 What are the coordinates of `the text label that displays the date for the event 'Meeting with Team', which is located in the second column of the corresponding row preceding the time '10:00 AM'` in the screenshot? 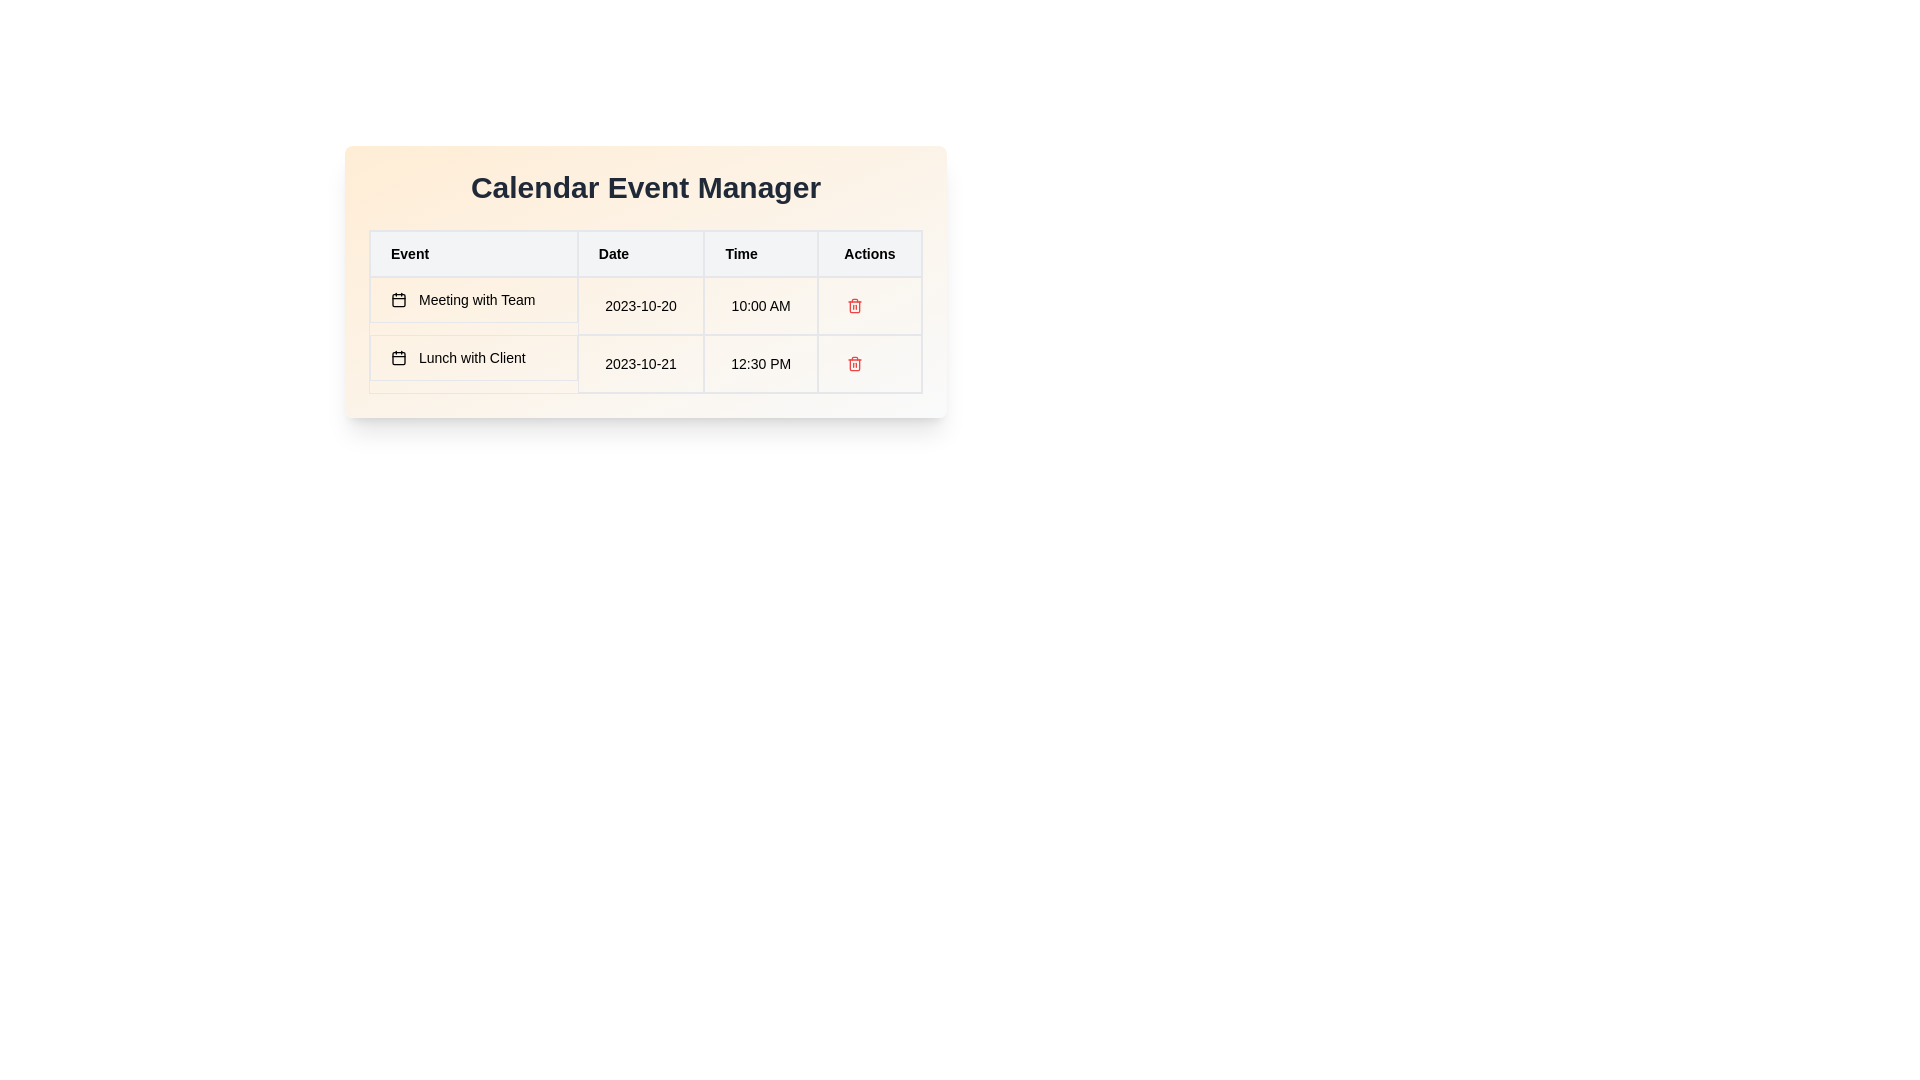 It's located at (646, 305).